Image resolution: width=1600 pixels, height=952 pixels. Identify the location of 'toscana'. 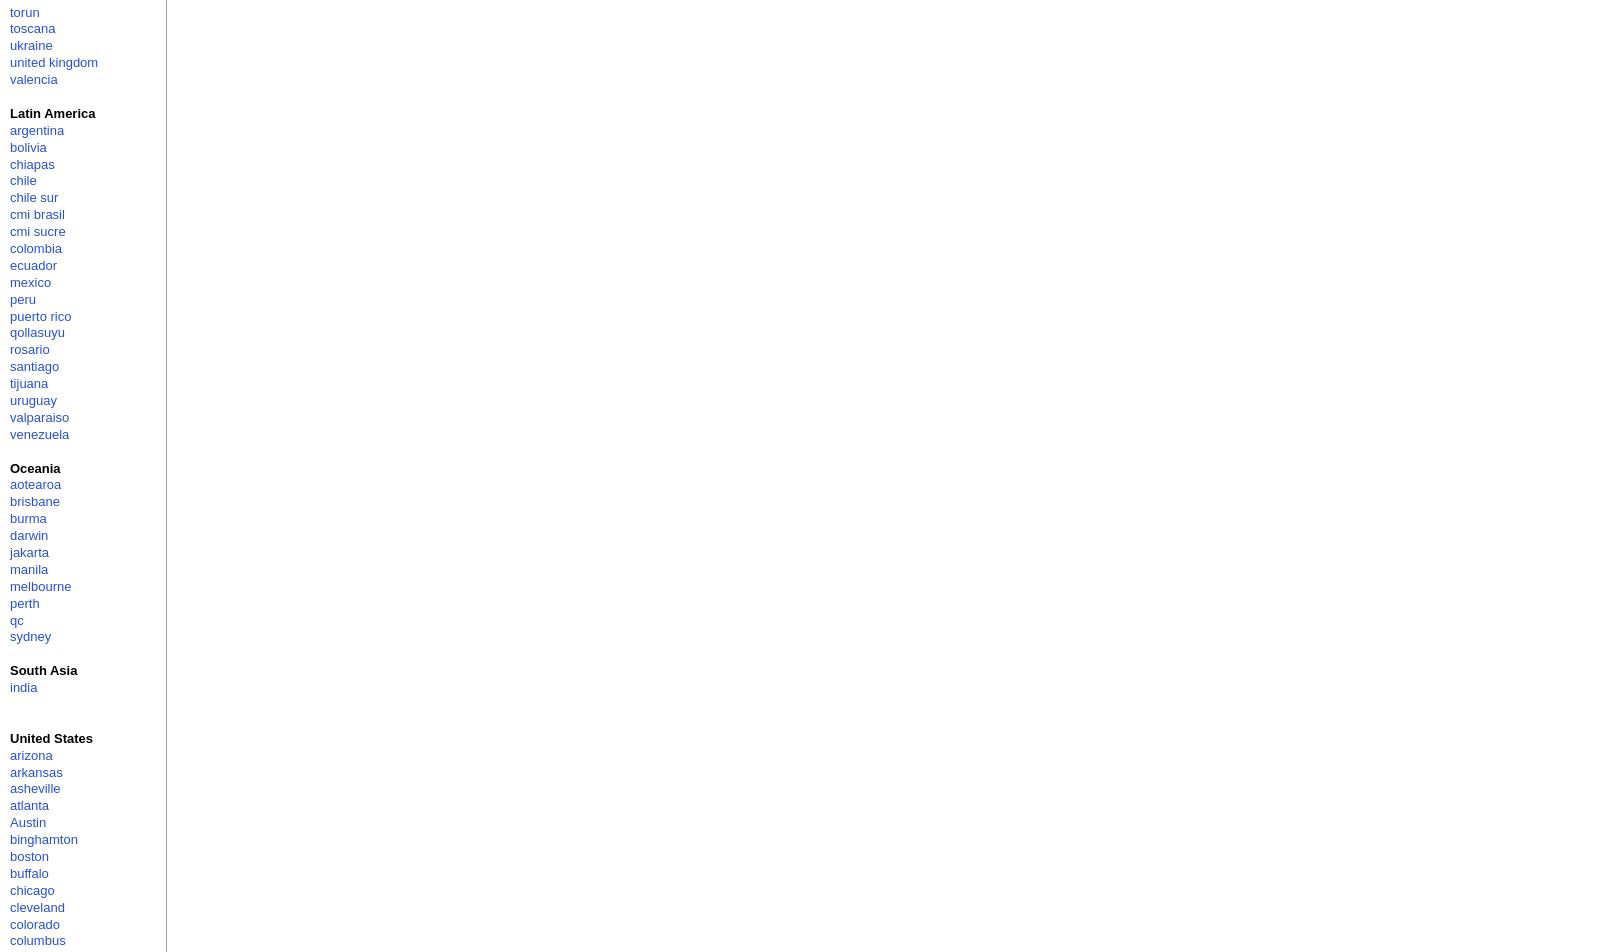
(31, 28).